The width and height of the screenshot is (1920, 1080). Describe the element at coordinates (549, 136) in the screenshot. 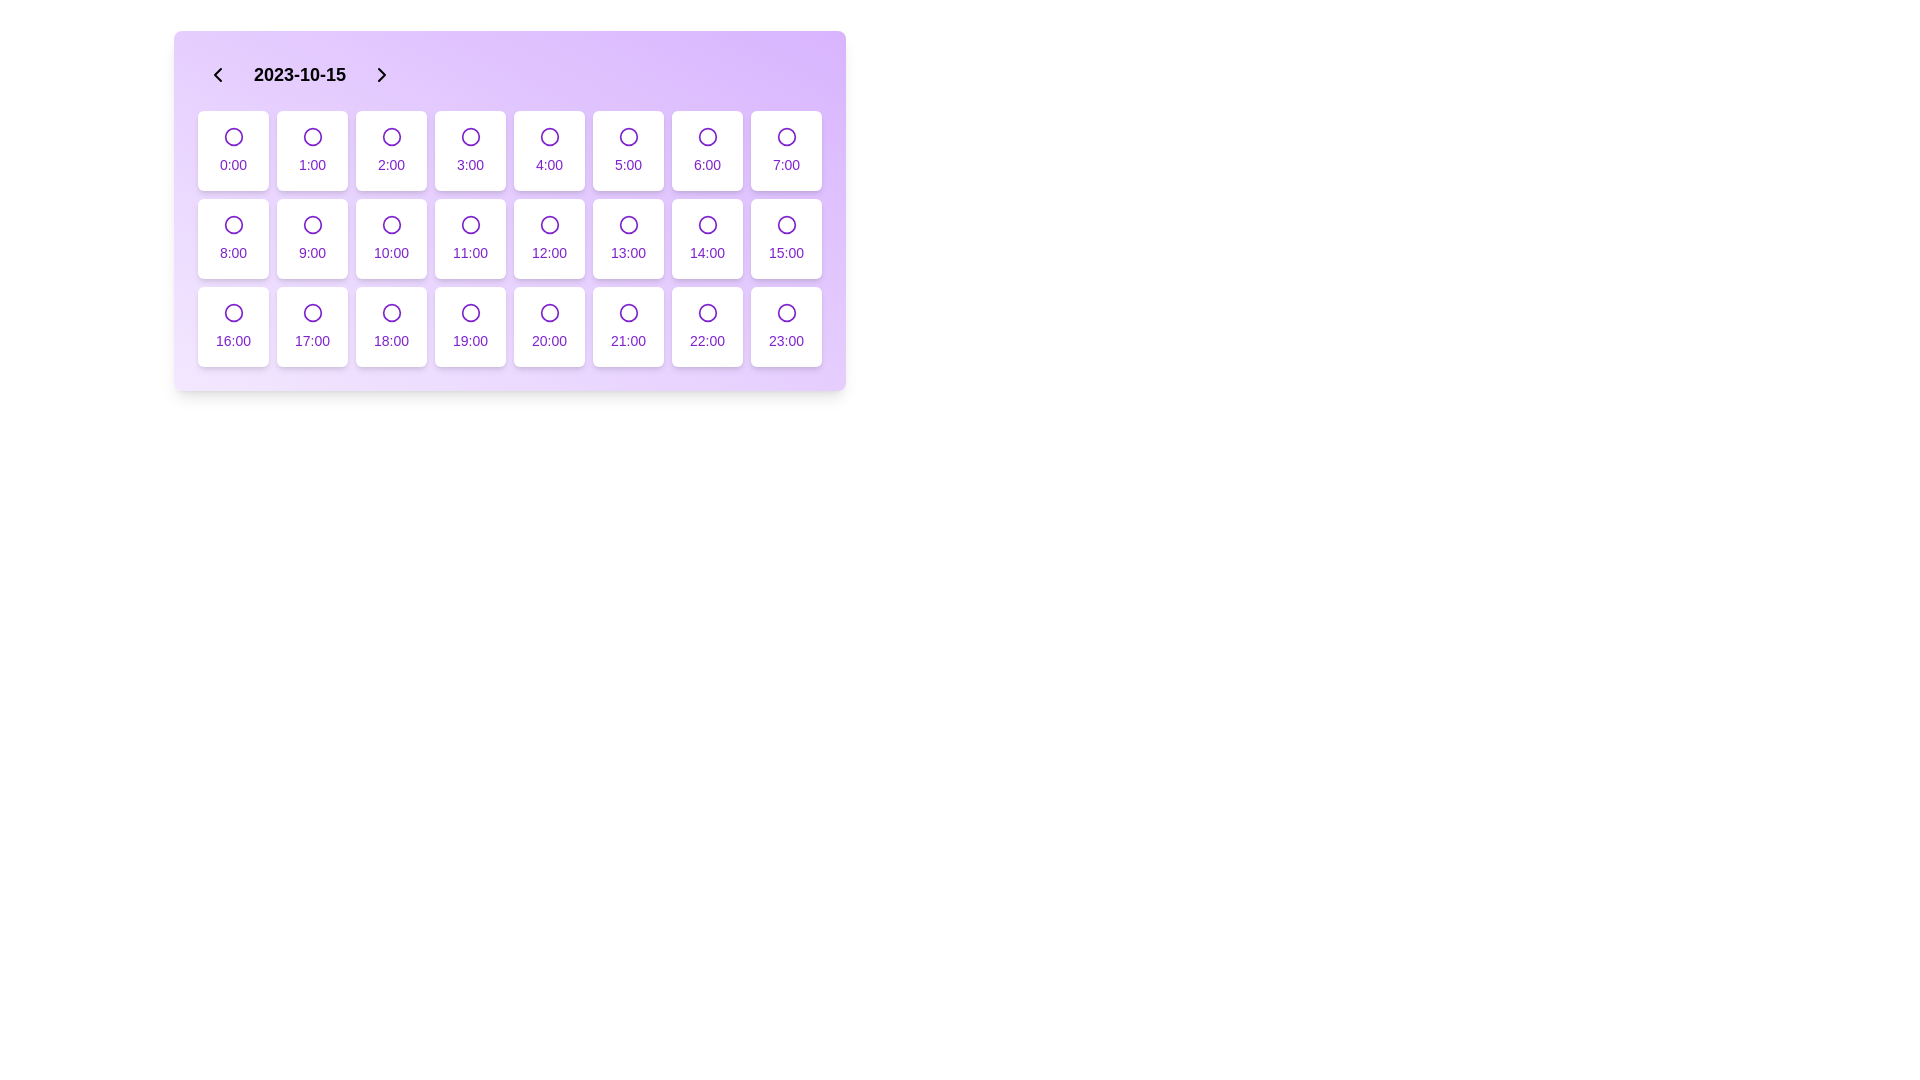

I see `the radio button for the time slot labeled '4:00'` at that location.